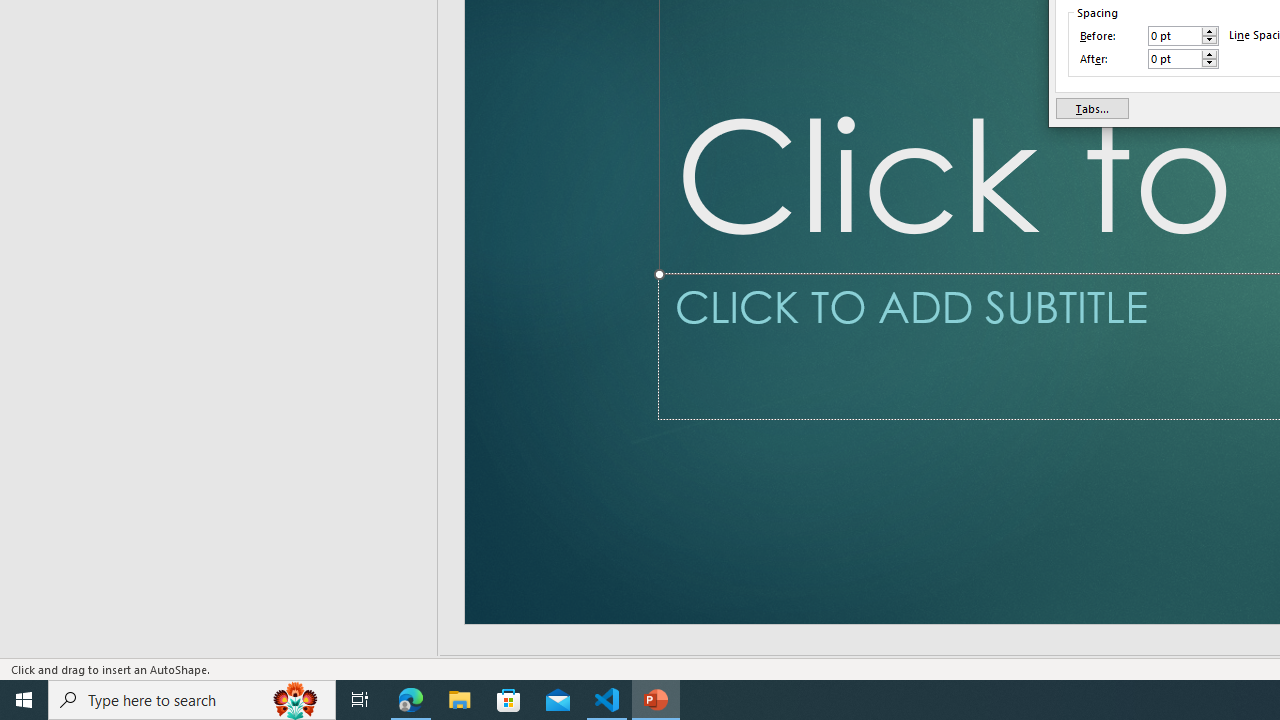  I want to click on 'Task View', so click(359, 698).